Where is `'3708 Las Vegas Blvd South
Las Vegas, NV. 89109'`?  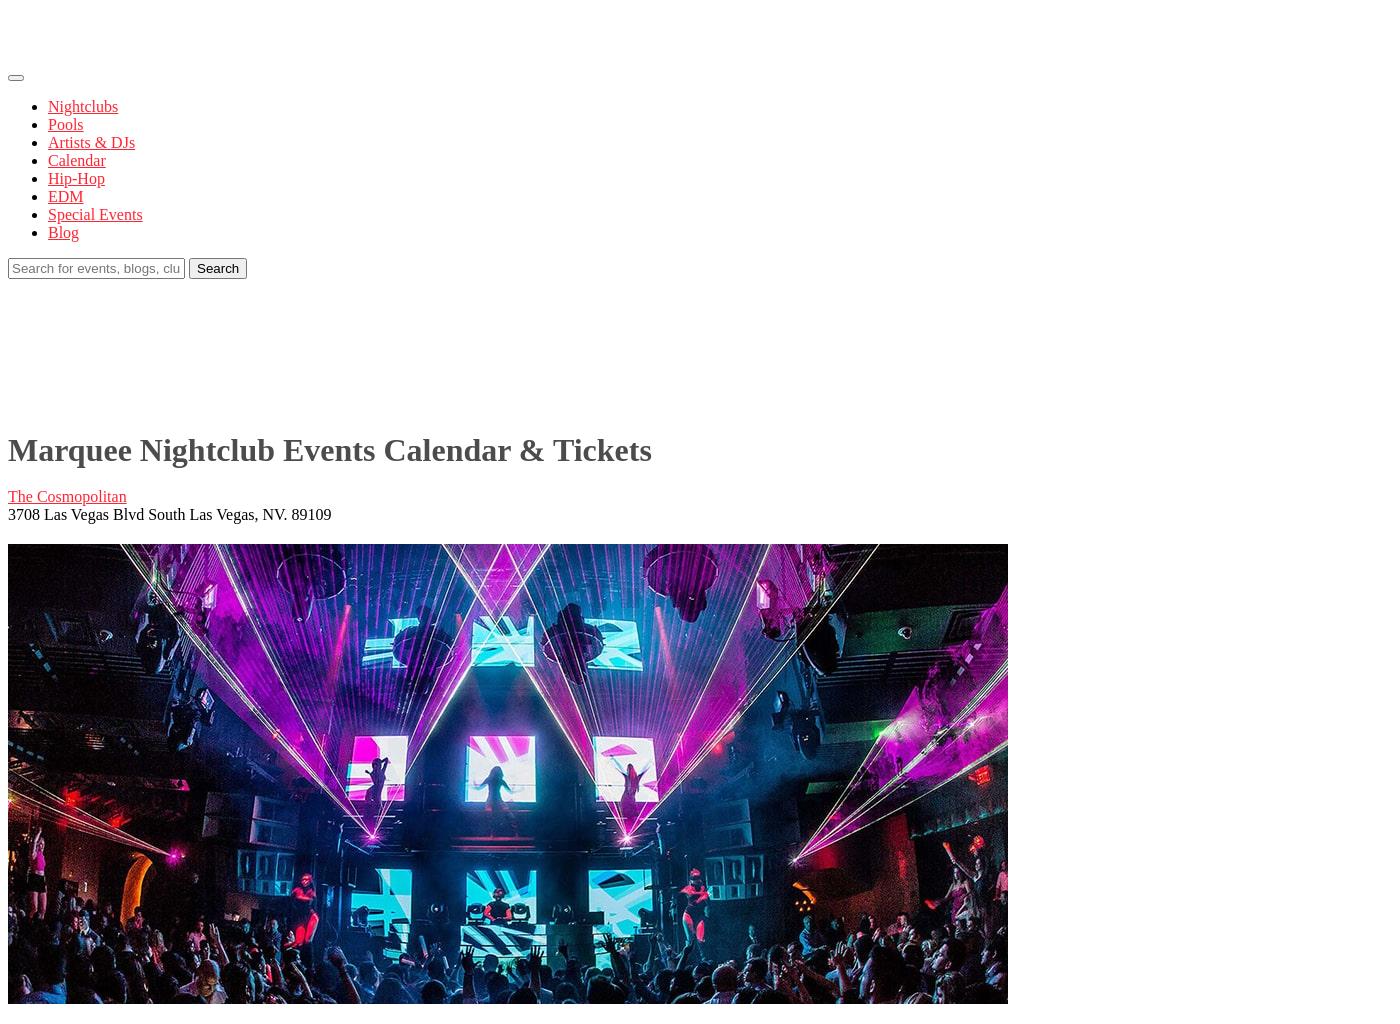 '3708 Las Vegas Blvd South
Las Vegas, NV. 89109' is located at coordinates (169, 513).